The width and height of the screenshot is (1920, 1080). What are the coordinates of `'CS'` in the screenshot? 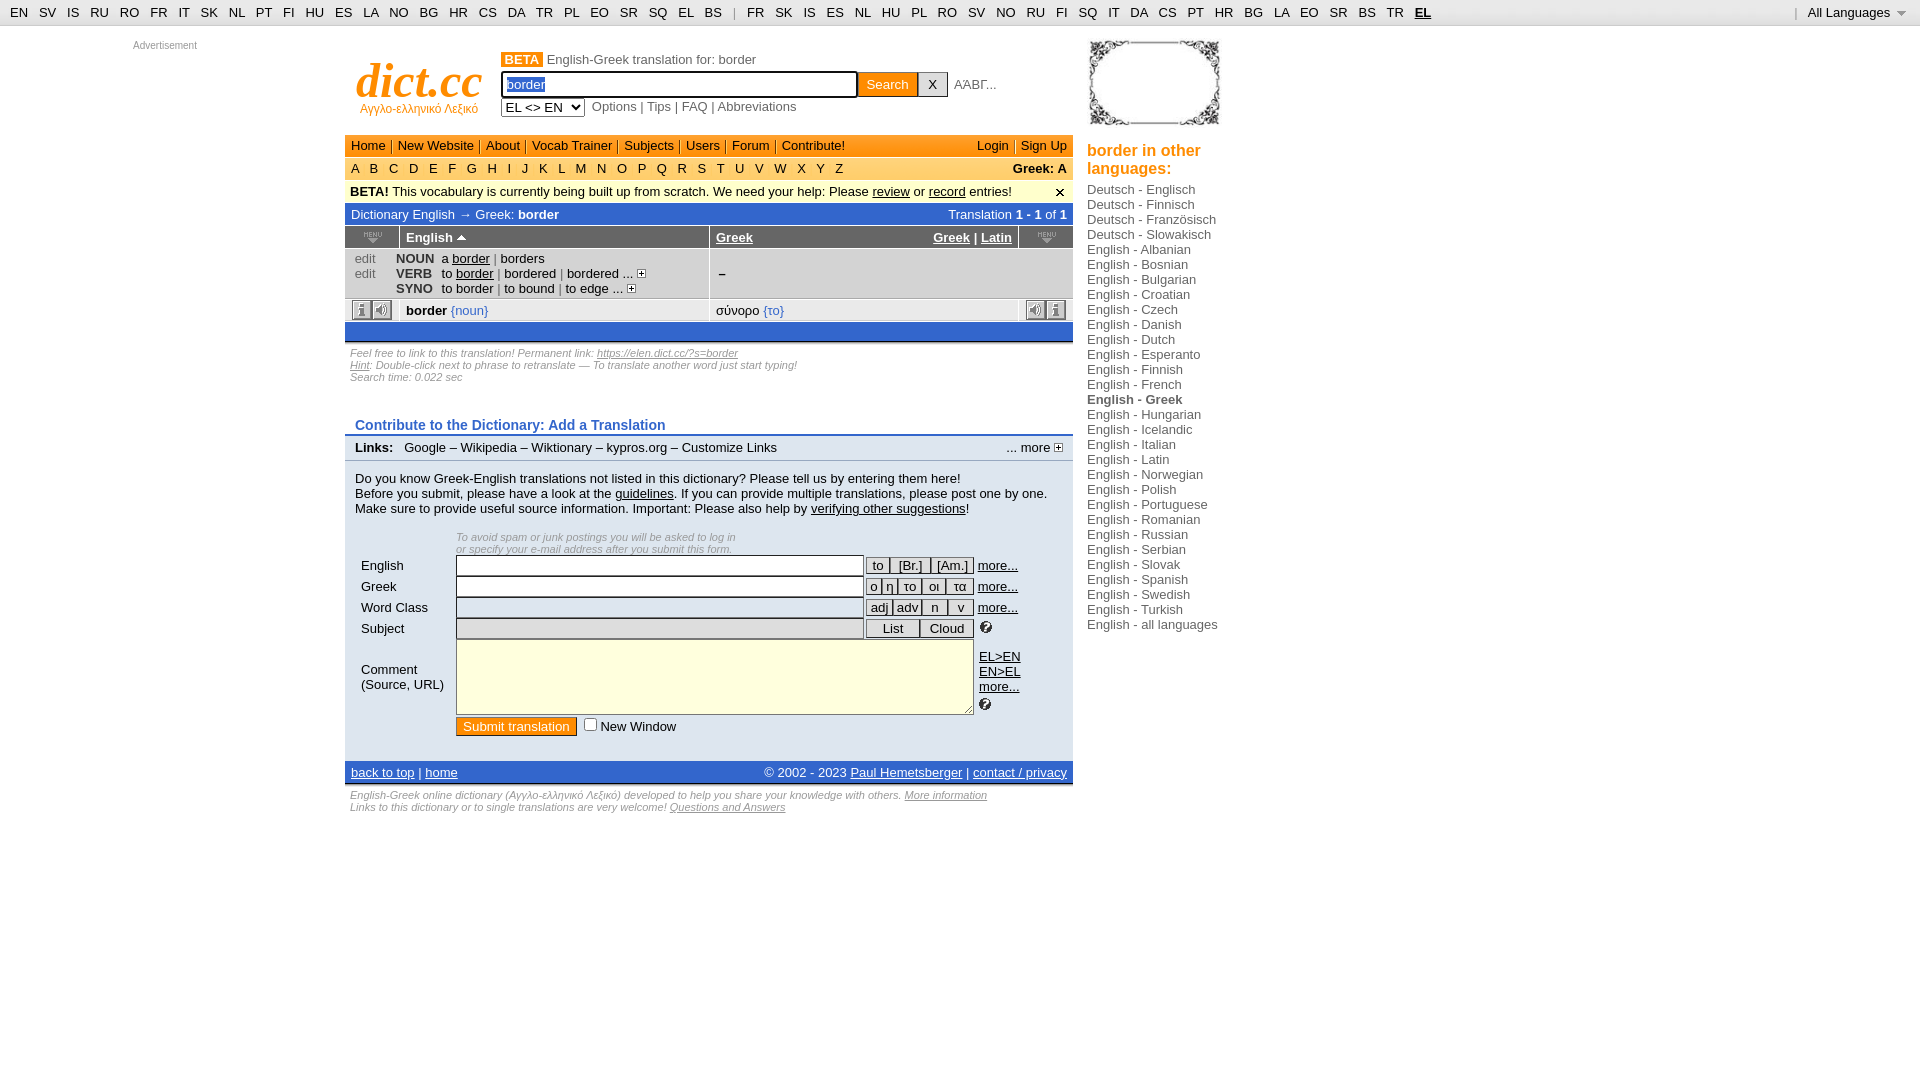 It's located at (488, 12).